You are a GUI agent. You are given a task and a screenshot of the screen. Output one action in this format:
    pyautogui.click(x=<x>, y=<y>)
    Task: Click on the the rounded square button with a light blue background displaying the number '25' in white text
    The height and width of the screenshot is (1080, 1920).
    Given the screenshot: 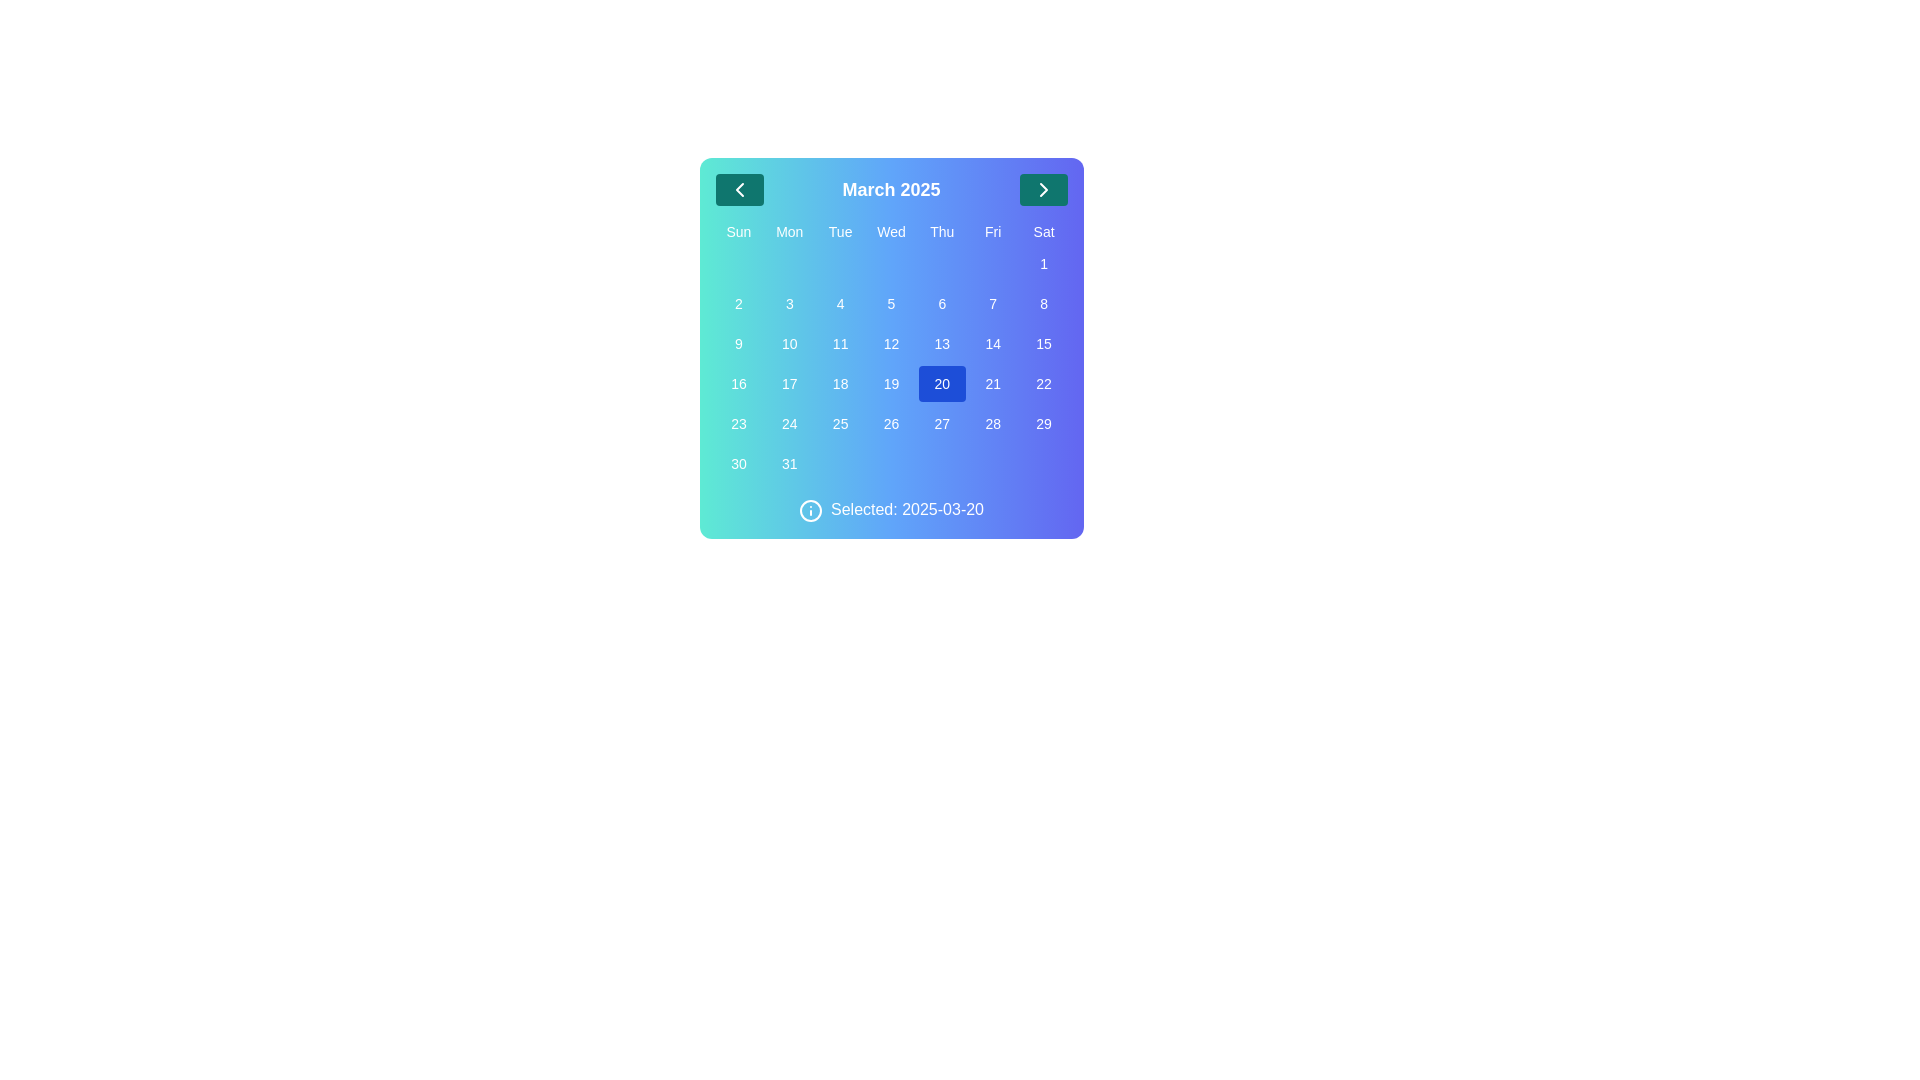 What is the action you would take?
    pyautogui.click(x=840, y=423)
    